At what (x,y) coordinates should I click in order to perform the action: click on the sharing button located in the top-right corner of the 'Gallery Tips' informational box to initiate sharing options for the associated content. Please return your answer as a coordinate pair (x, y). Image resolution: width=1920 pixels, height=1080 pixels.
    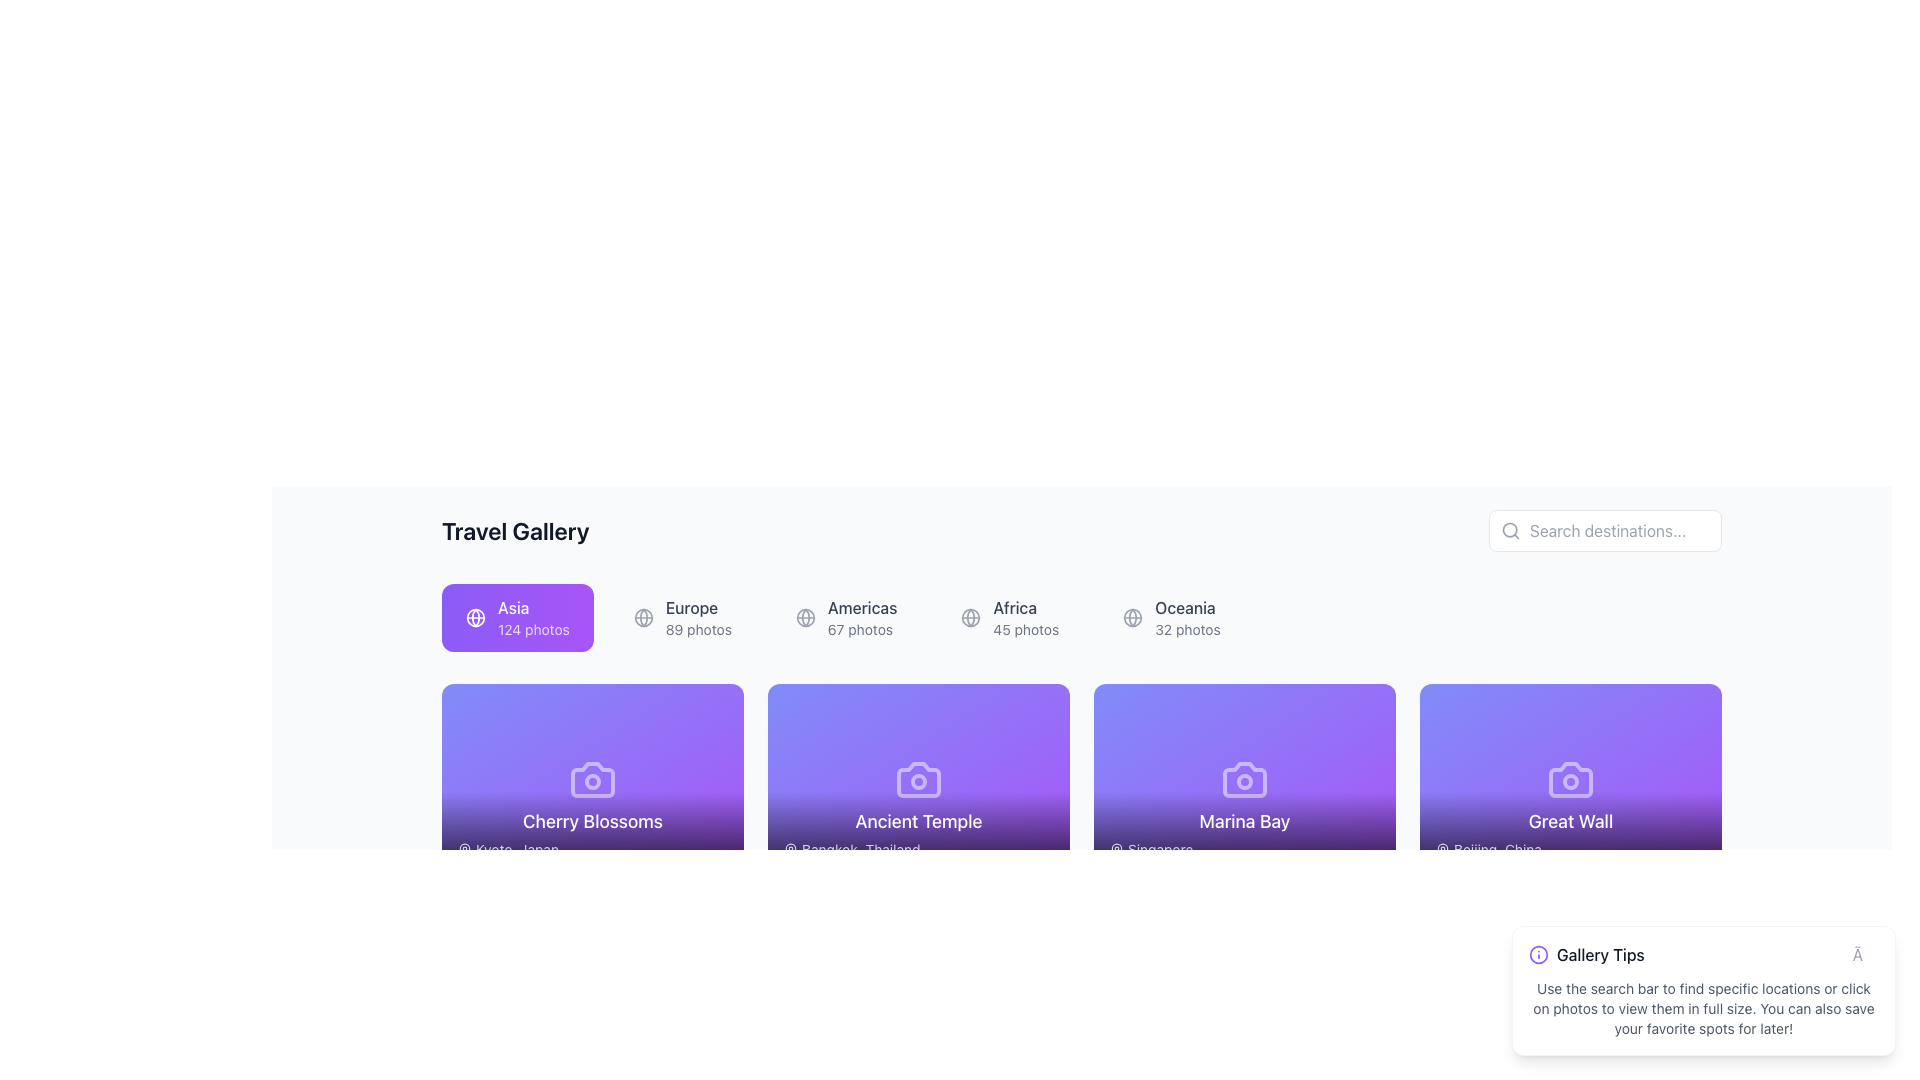
    Looking at the image, I should click on (1646, 933).